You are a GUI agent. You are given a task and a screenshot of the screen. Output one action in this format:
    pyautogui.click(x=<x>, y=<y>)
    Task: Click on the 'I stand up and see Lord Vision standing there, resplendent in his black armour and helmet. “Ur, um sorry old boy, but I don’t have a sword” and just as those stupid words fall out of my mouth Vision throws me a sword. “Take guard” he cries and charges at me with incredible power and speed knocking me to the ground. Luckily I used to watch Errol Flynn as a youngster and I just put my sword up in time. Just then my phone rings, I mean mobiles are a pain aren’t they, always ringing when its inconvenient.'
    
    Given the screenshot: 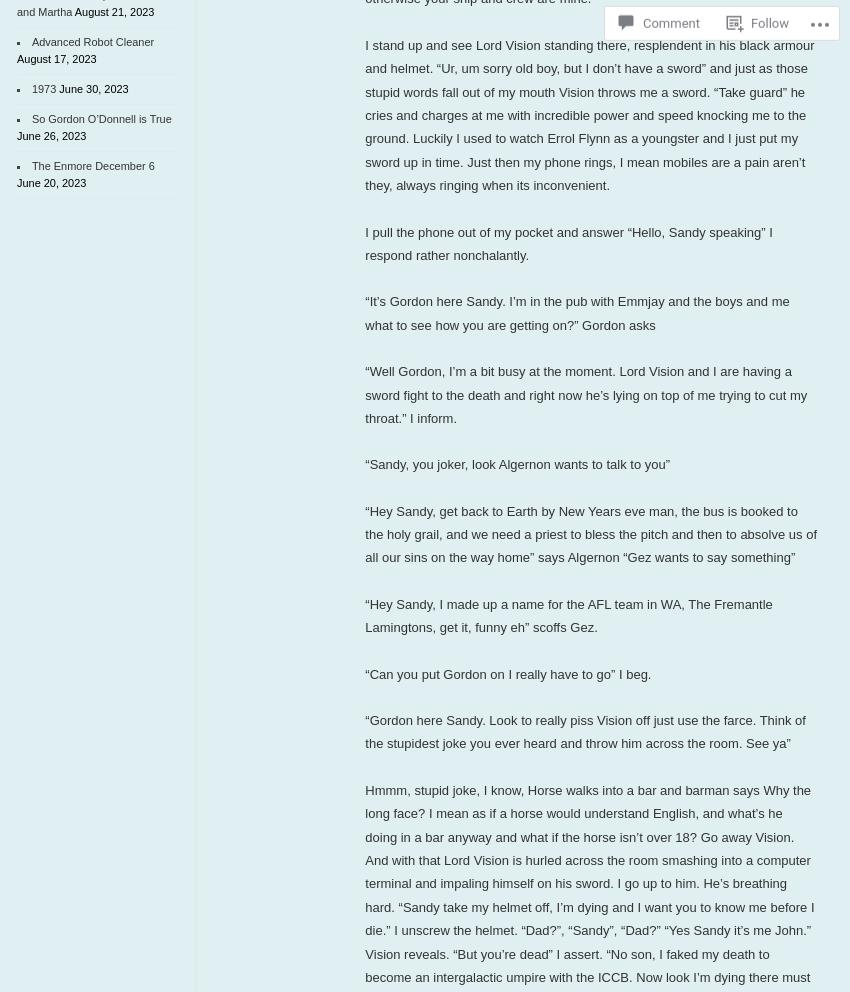 What is the action you would take?
    pyautogui.click(x=589, y=113)
    